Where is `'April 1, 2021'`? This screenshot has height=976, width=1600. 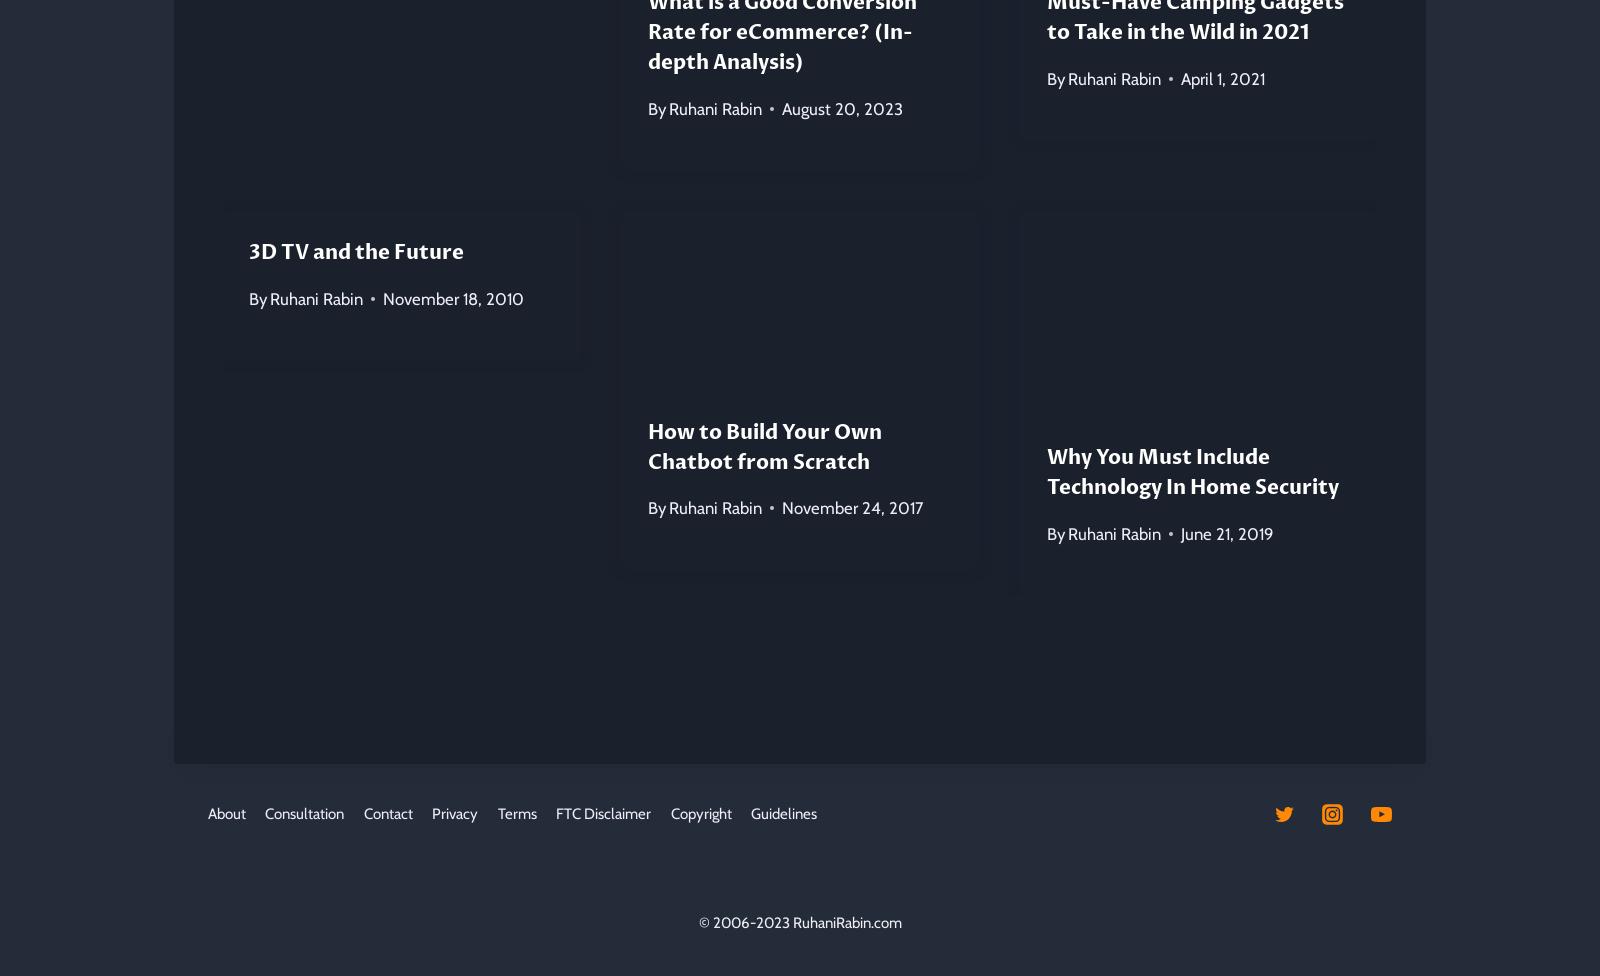 'April 1, 2021' is located at coordinates (1221, 77).